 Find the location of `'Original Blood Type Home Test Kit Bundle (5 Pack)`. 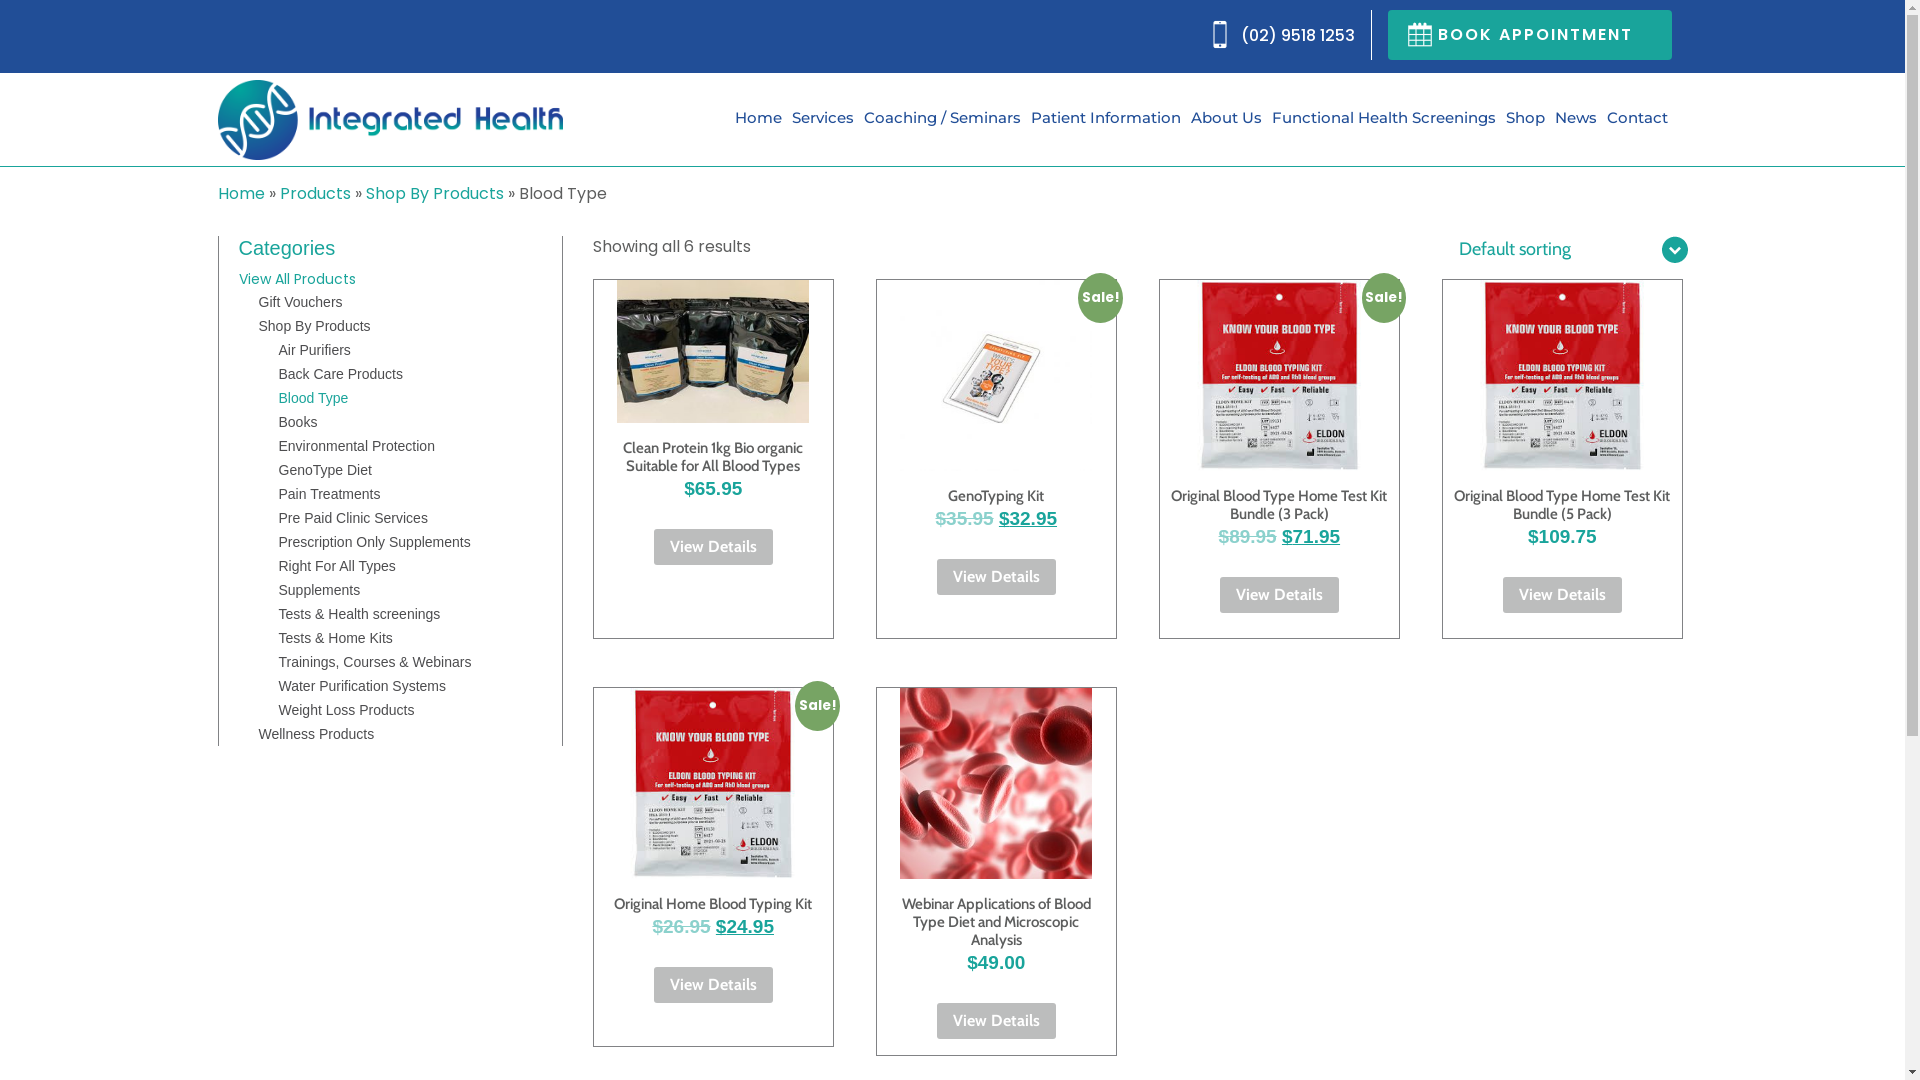

'Original Blood Type Home Test Kit Bundle (5 Pack) is located at coordinates (1561, 442).